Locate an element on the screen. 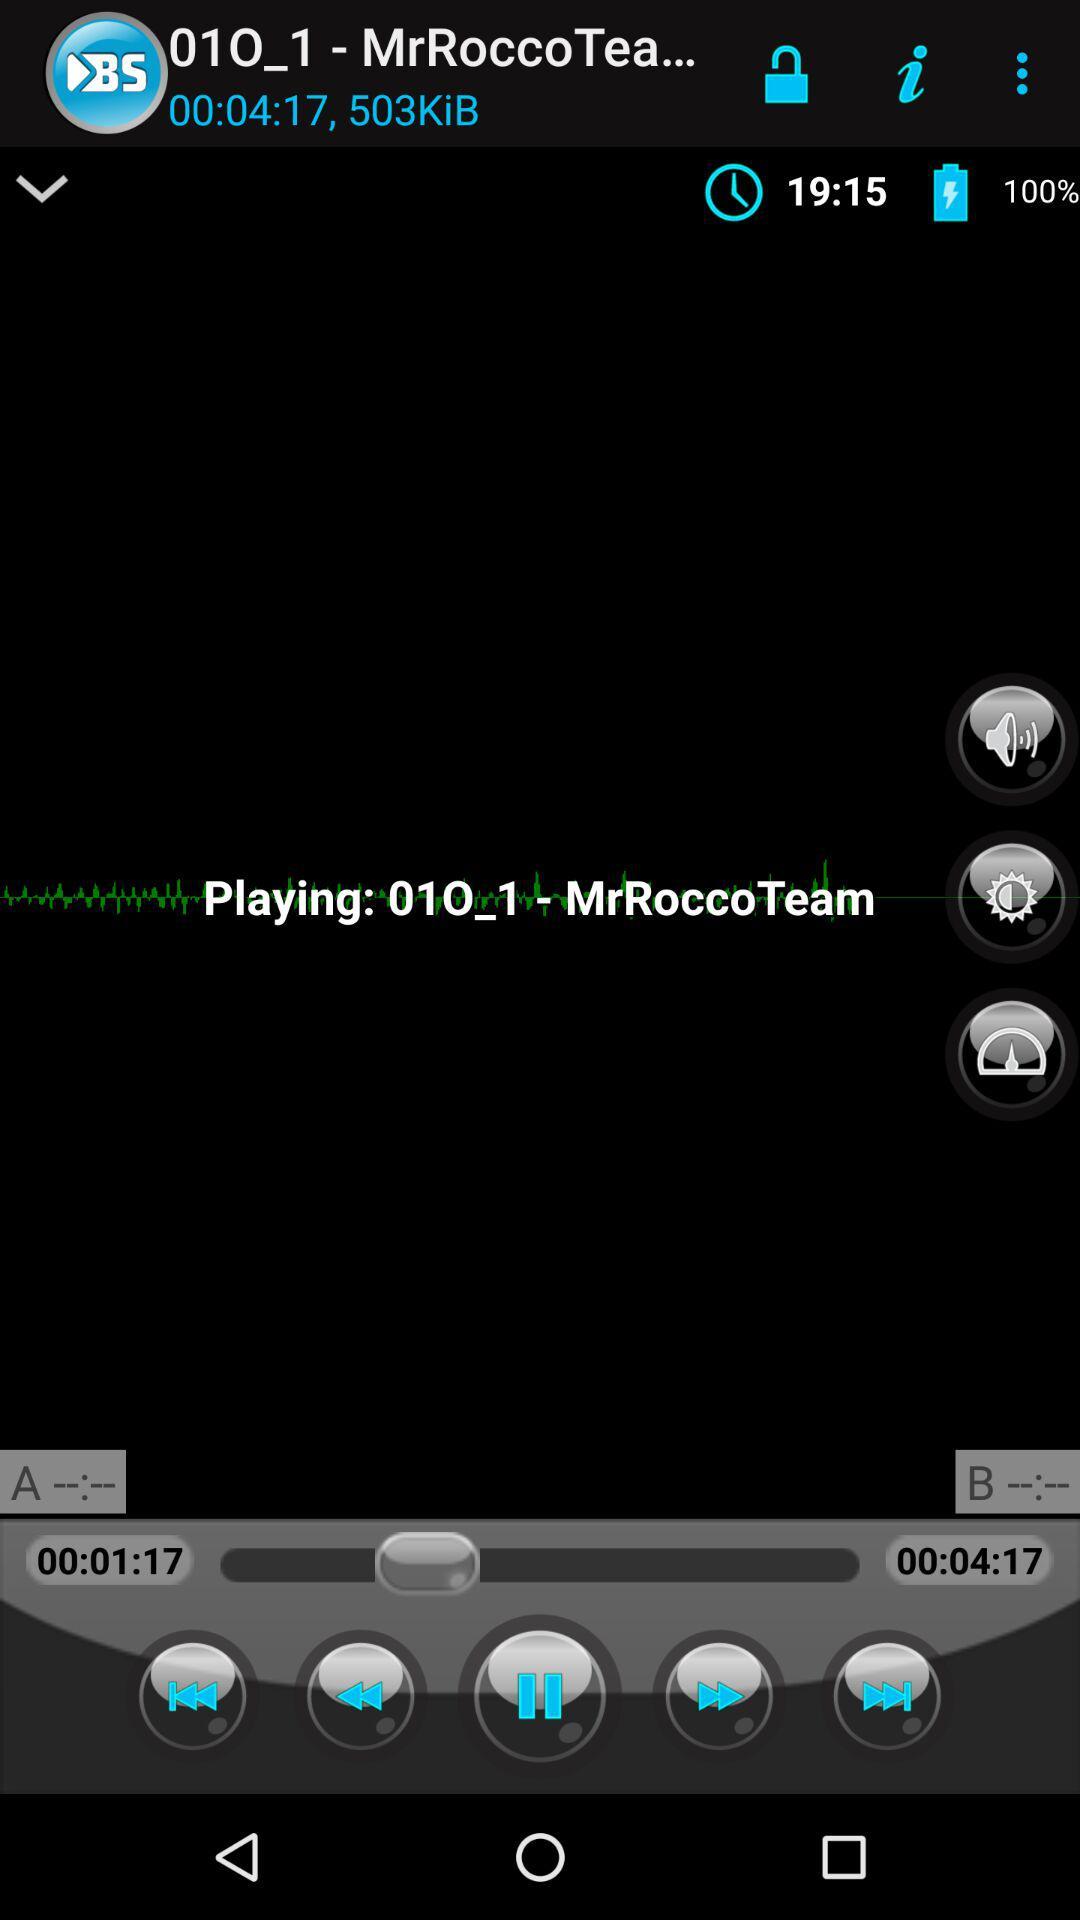 The width and height of the screenshot is (1080, 1920). the volume icon is located at coordinates (1011, 738).